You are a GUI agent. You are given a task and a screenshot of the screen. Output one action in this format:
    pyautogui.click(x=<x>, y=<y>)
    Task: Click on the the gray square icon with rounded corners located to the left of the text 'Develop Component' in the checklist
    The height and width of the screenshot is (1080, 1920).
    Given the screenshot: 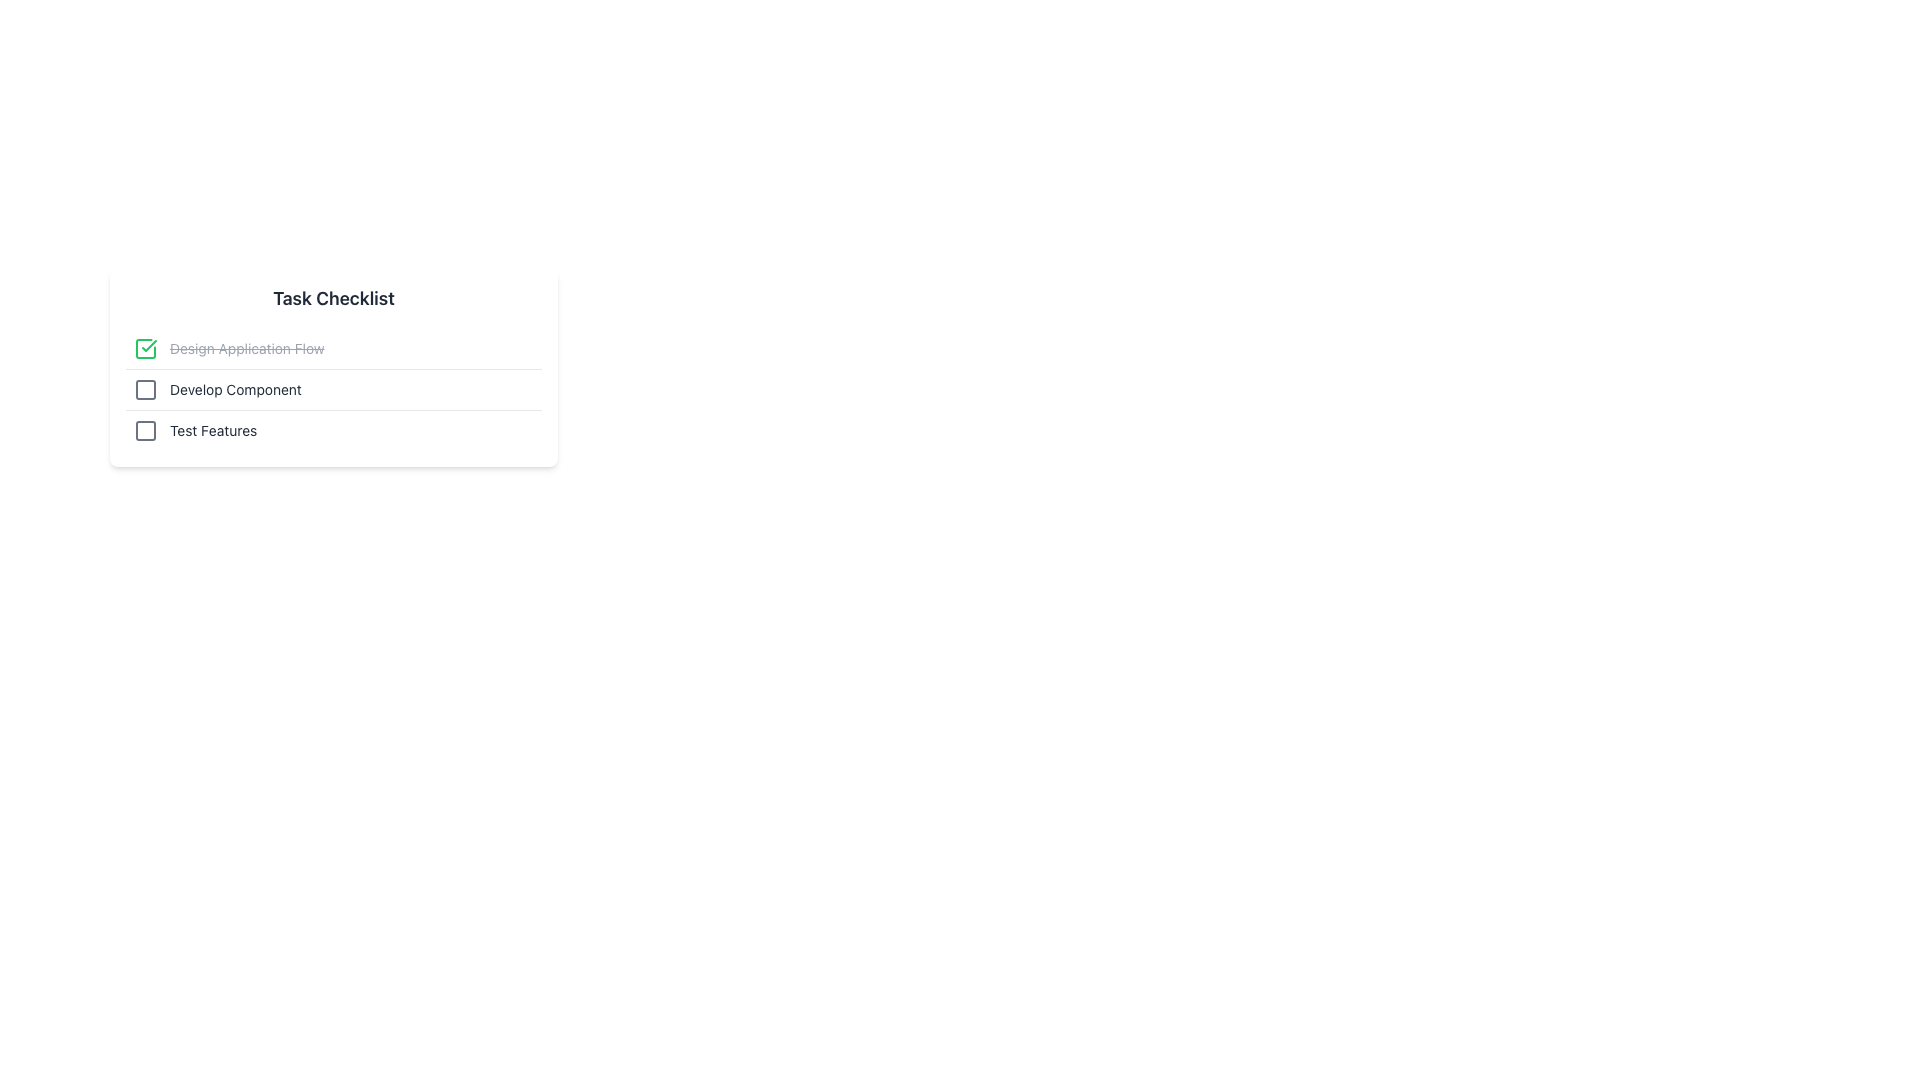 What is the action you would take?
    pyautogui.click(x=144, y=389)
    